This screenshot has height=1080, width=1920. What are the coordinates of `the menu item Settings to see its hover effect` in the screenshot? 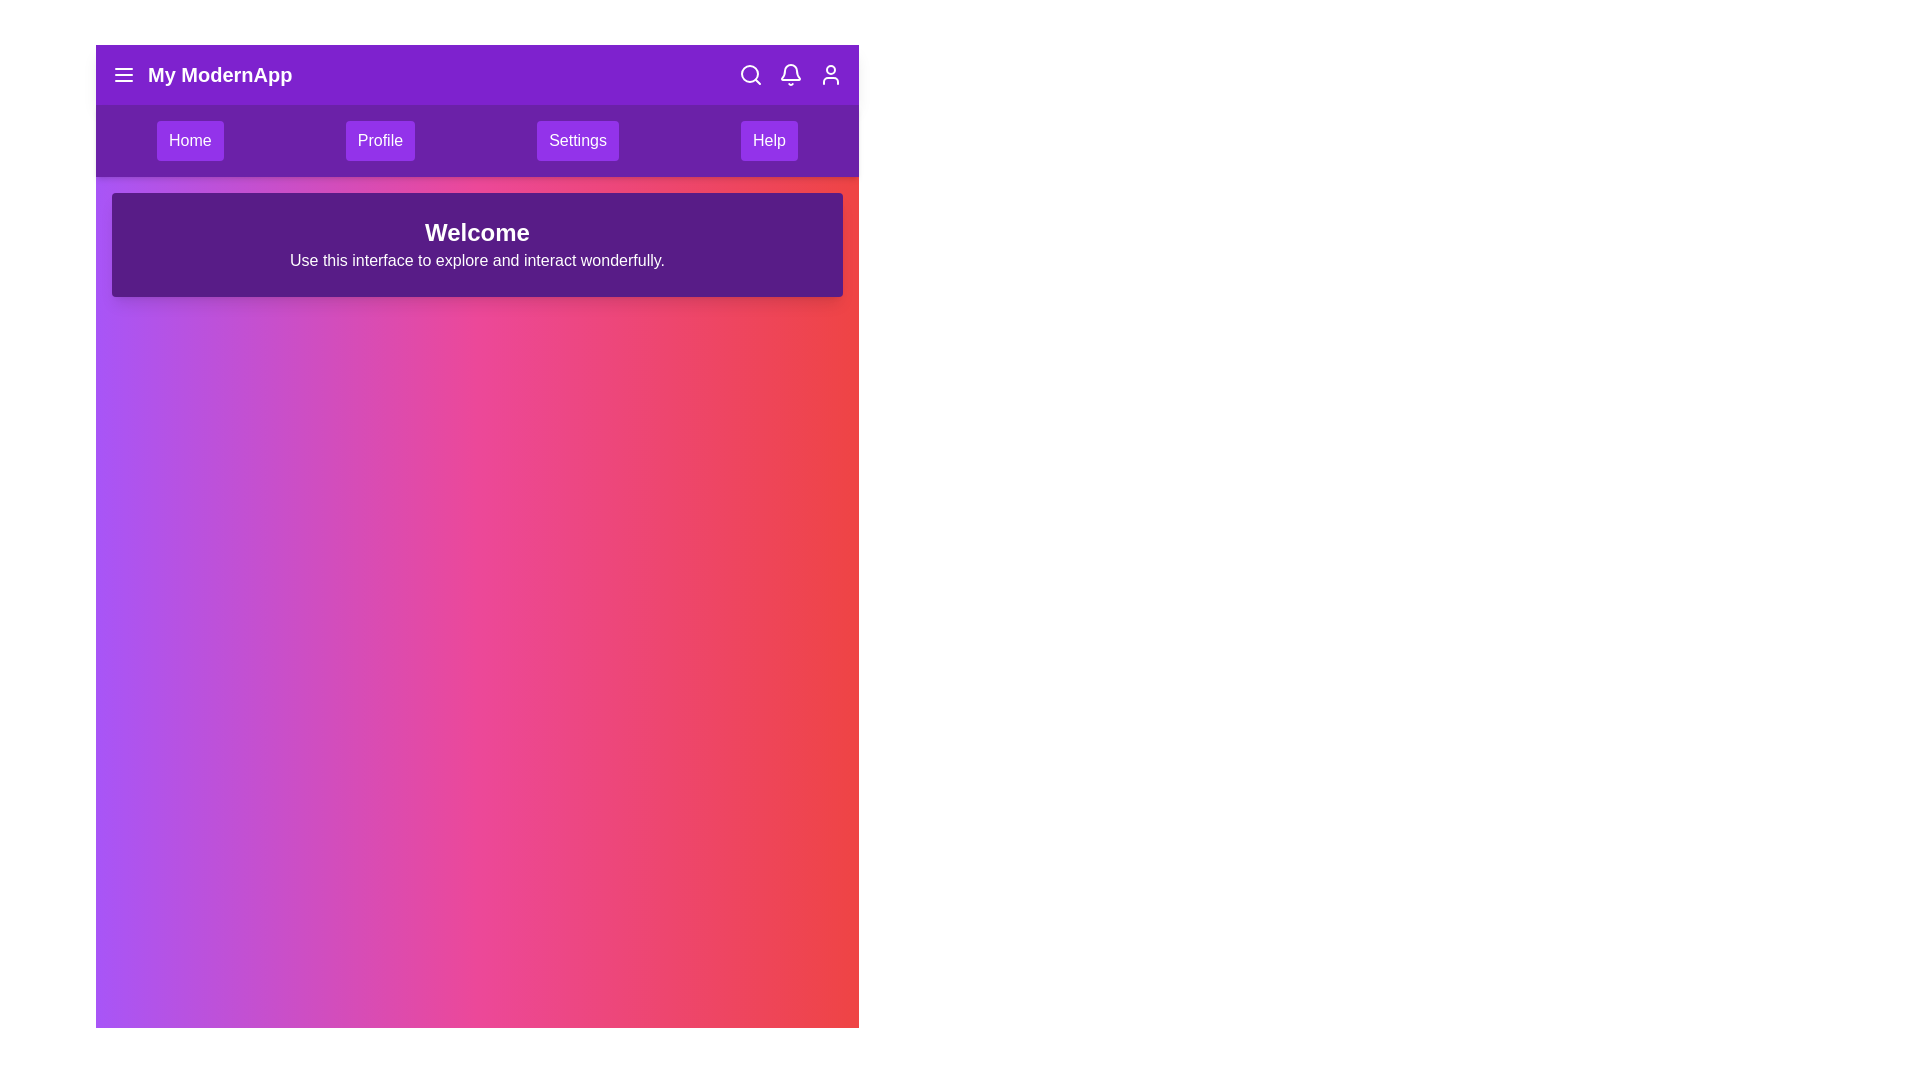 It's located at (576, 140).